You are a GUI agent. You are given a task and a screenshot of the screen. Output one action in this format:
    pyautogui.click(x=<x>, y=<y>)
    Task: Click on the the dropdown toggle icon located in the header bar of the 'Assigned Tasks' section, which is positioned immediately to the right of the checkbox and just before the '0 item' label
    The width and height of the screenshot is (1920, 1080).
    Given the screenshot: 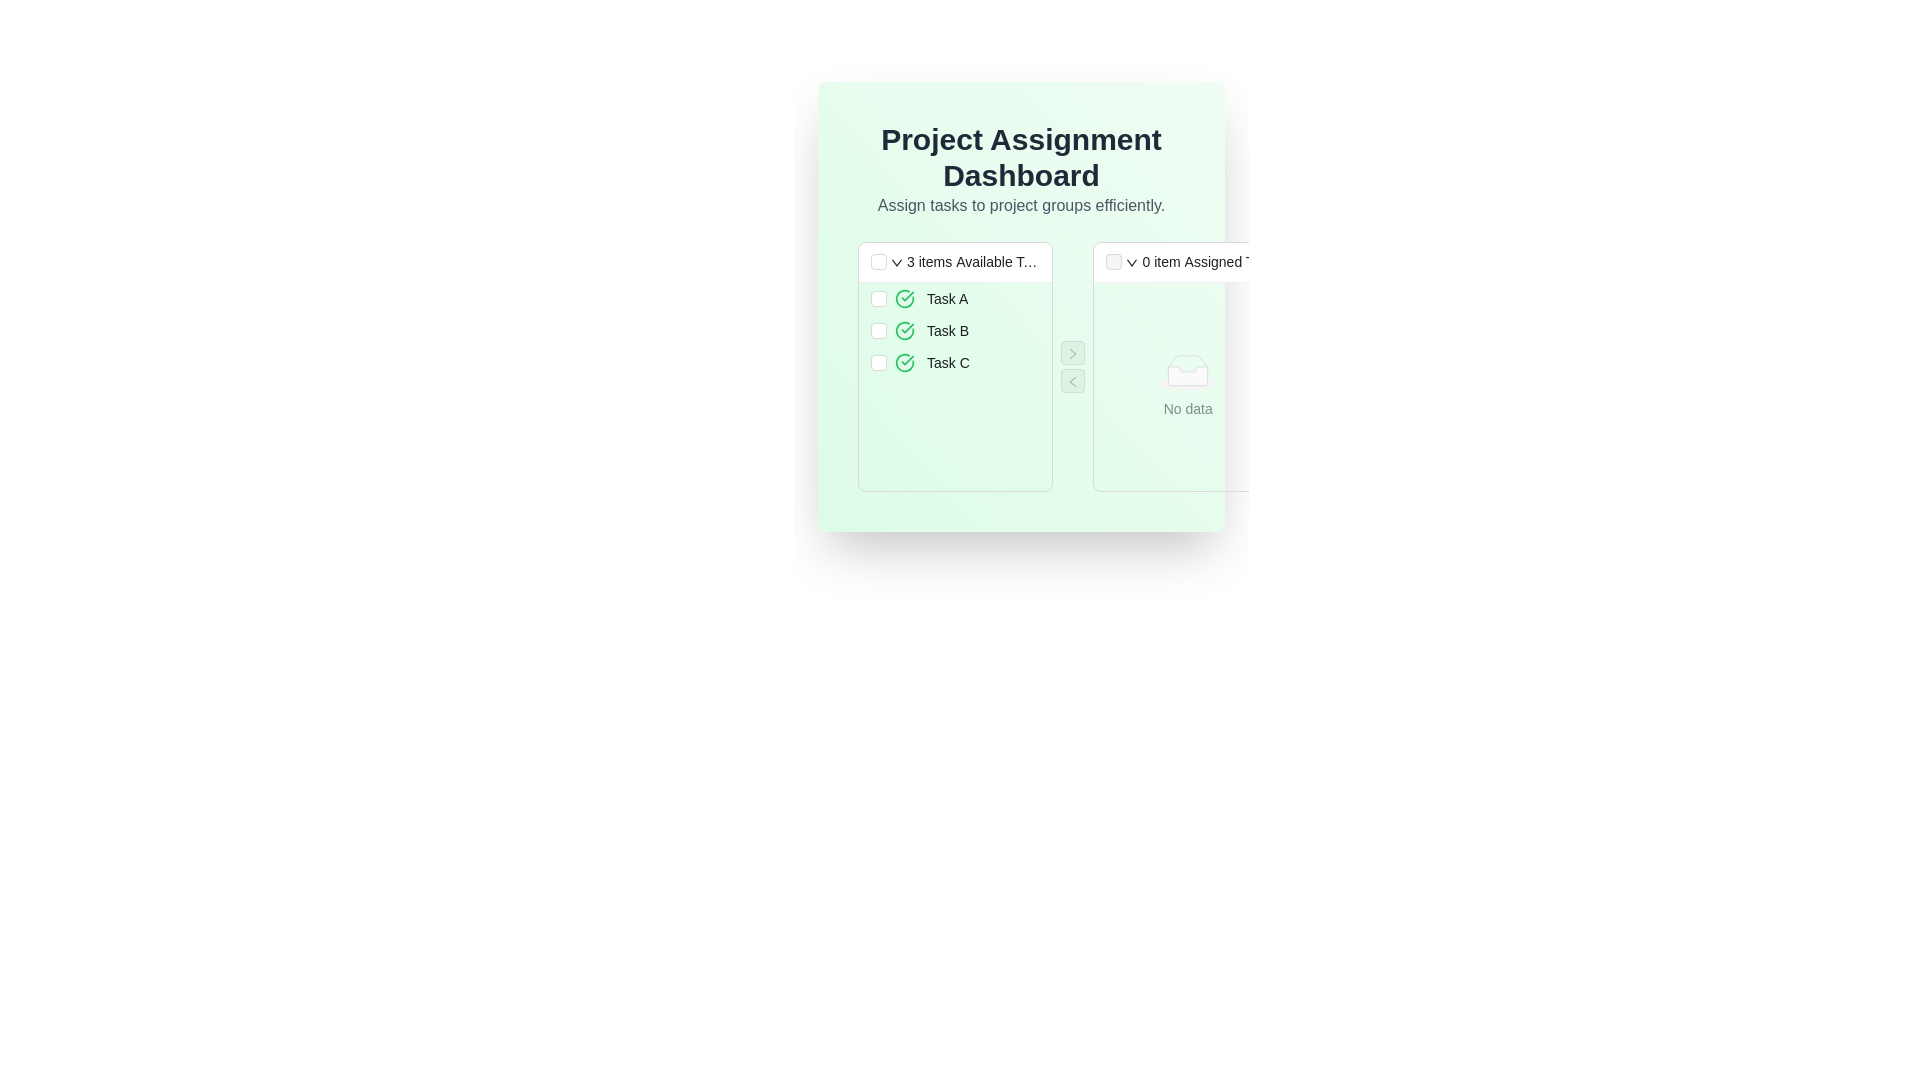 What is the action you would take?
    pyautogui.click(x=1132, y=261)
    